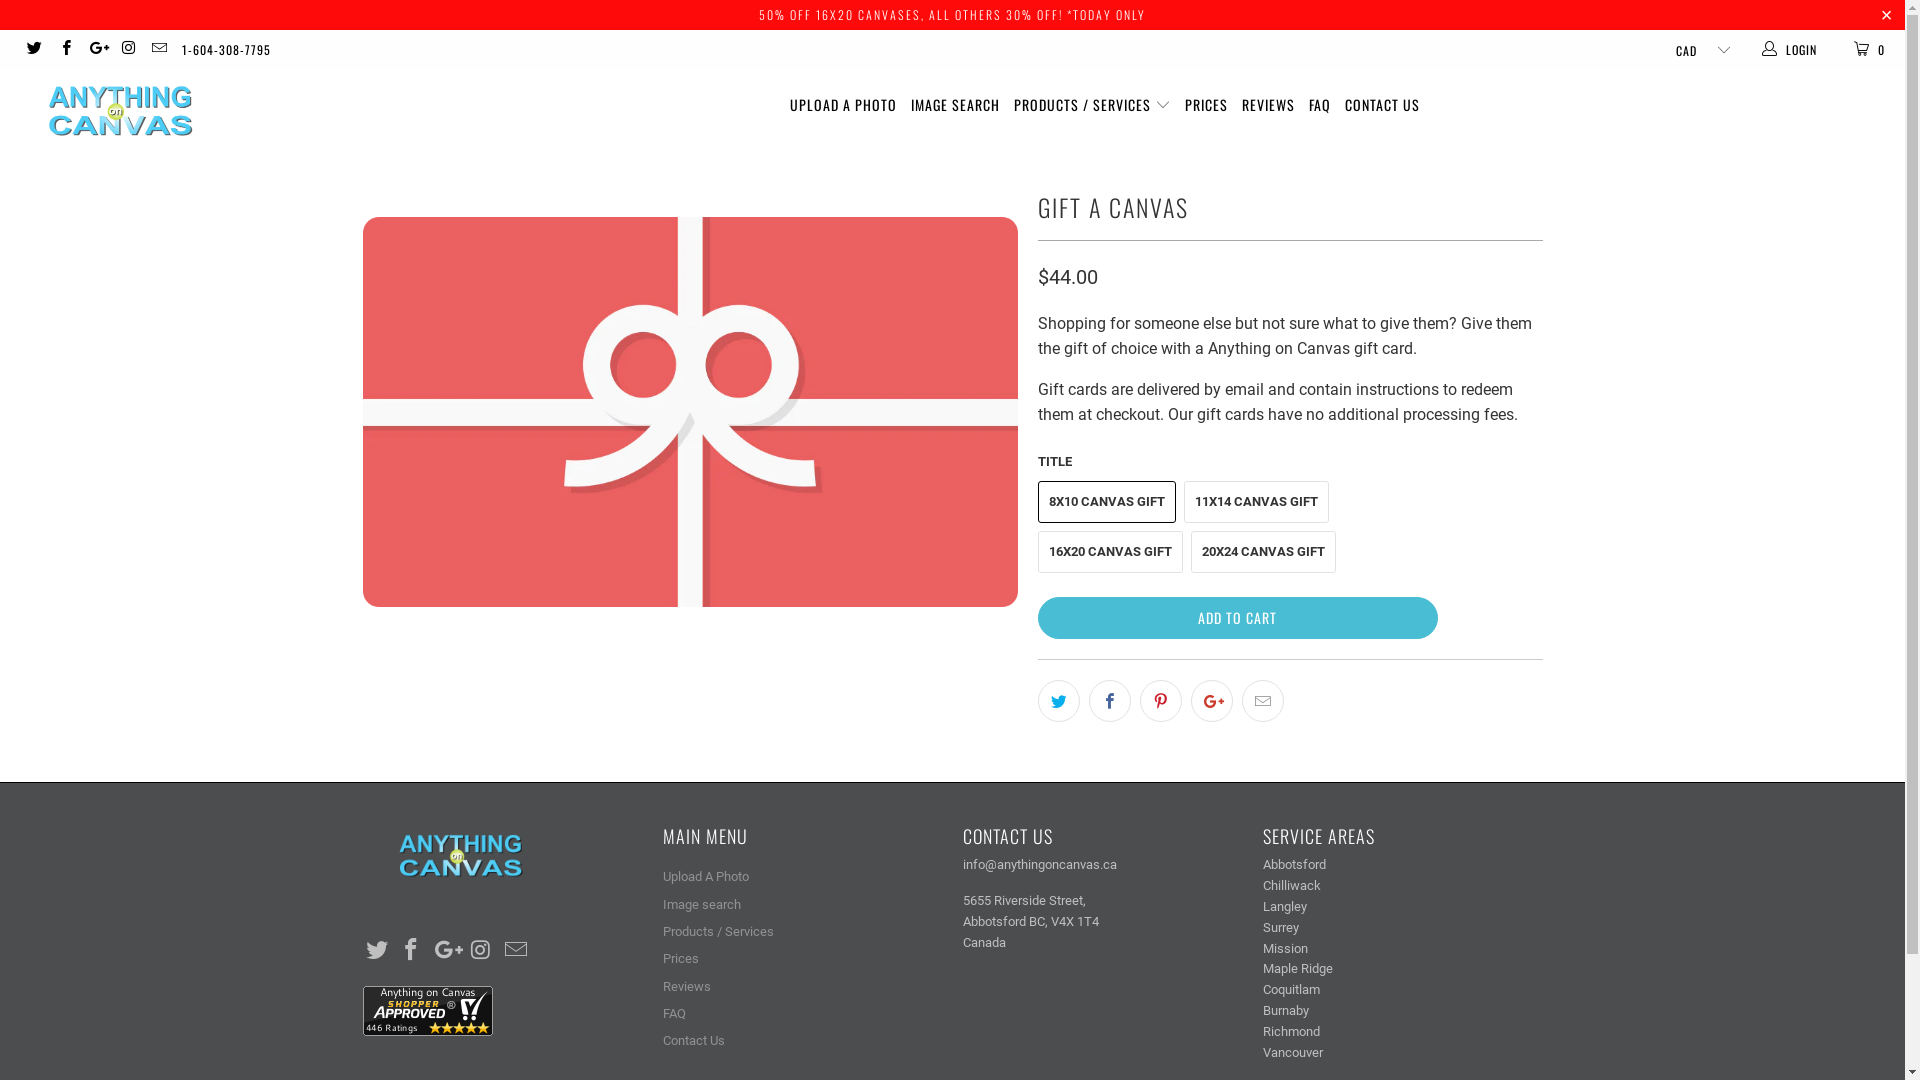 This screenshot has width=1920, height=1080. Describe the element at coordinates (1237, 616) in the screenshot. I see `'ADD TO CART'` at that location.